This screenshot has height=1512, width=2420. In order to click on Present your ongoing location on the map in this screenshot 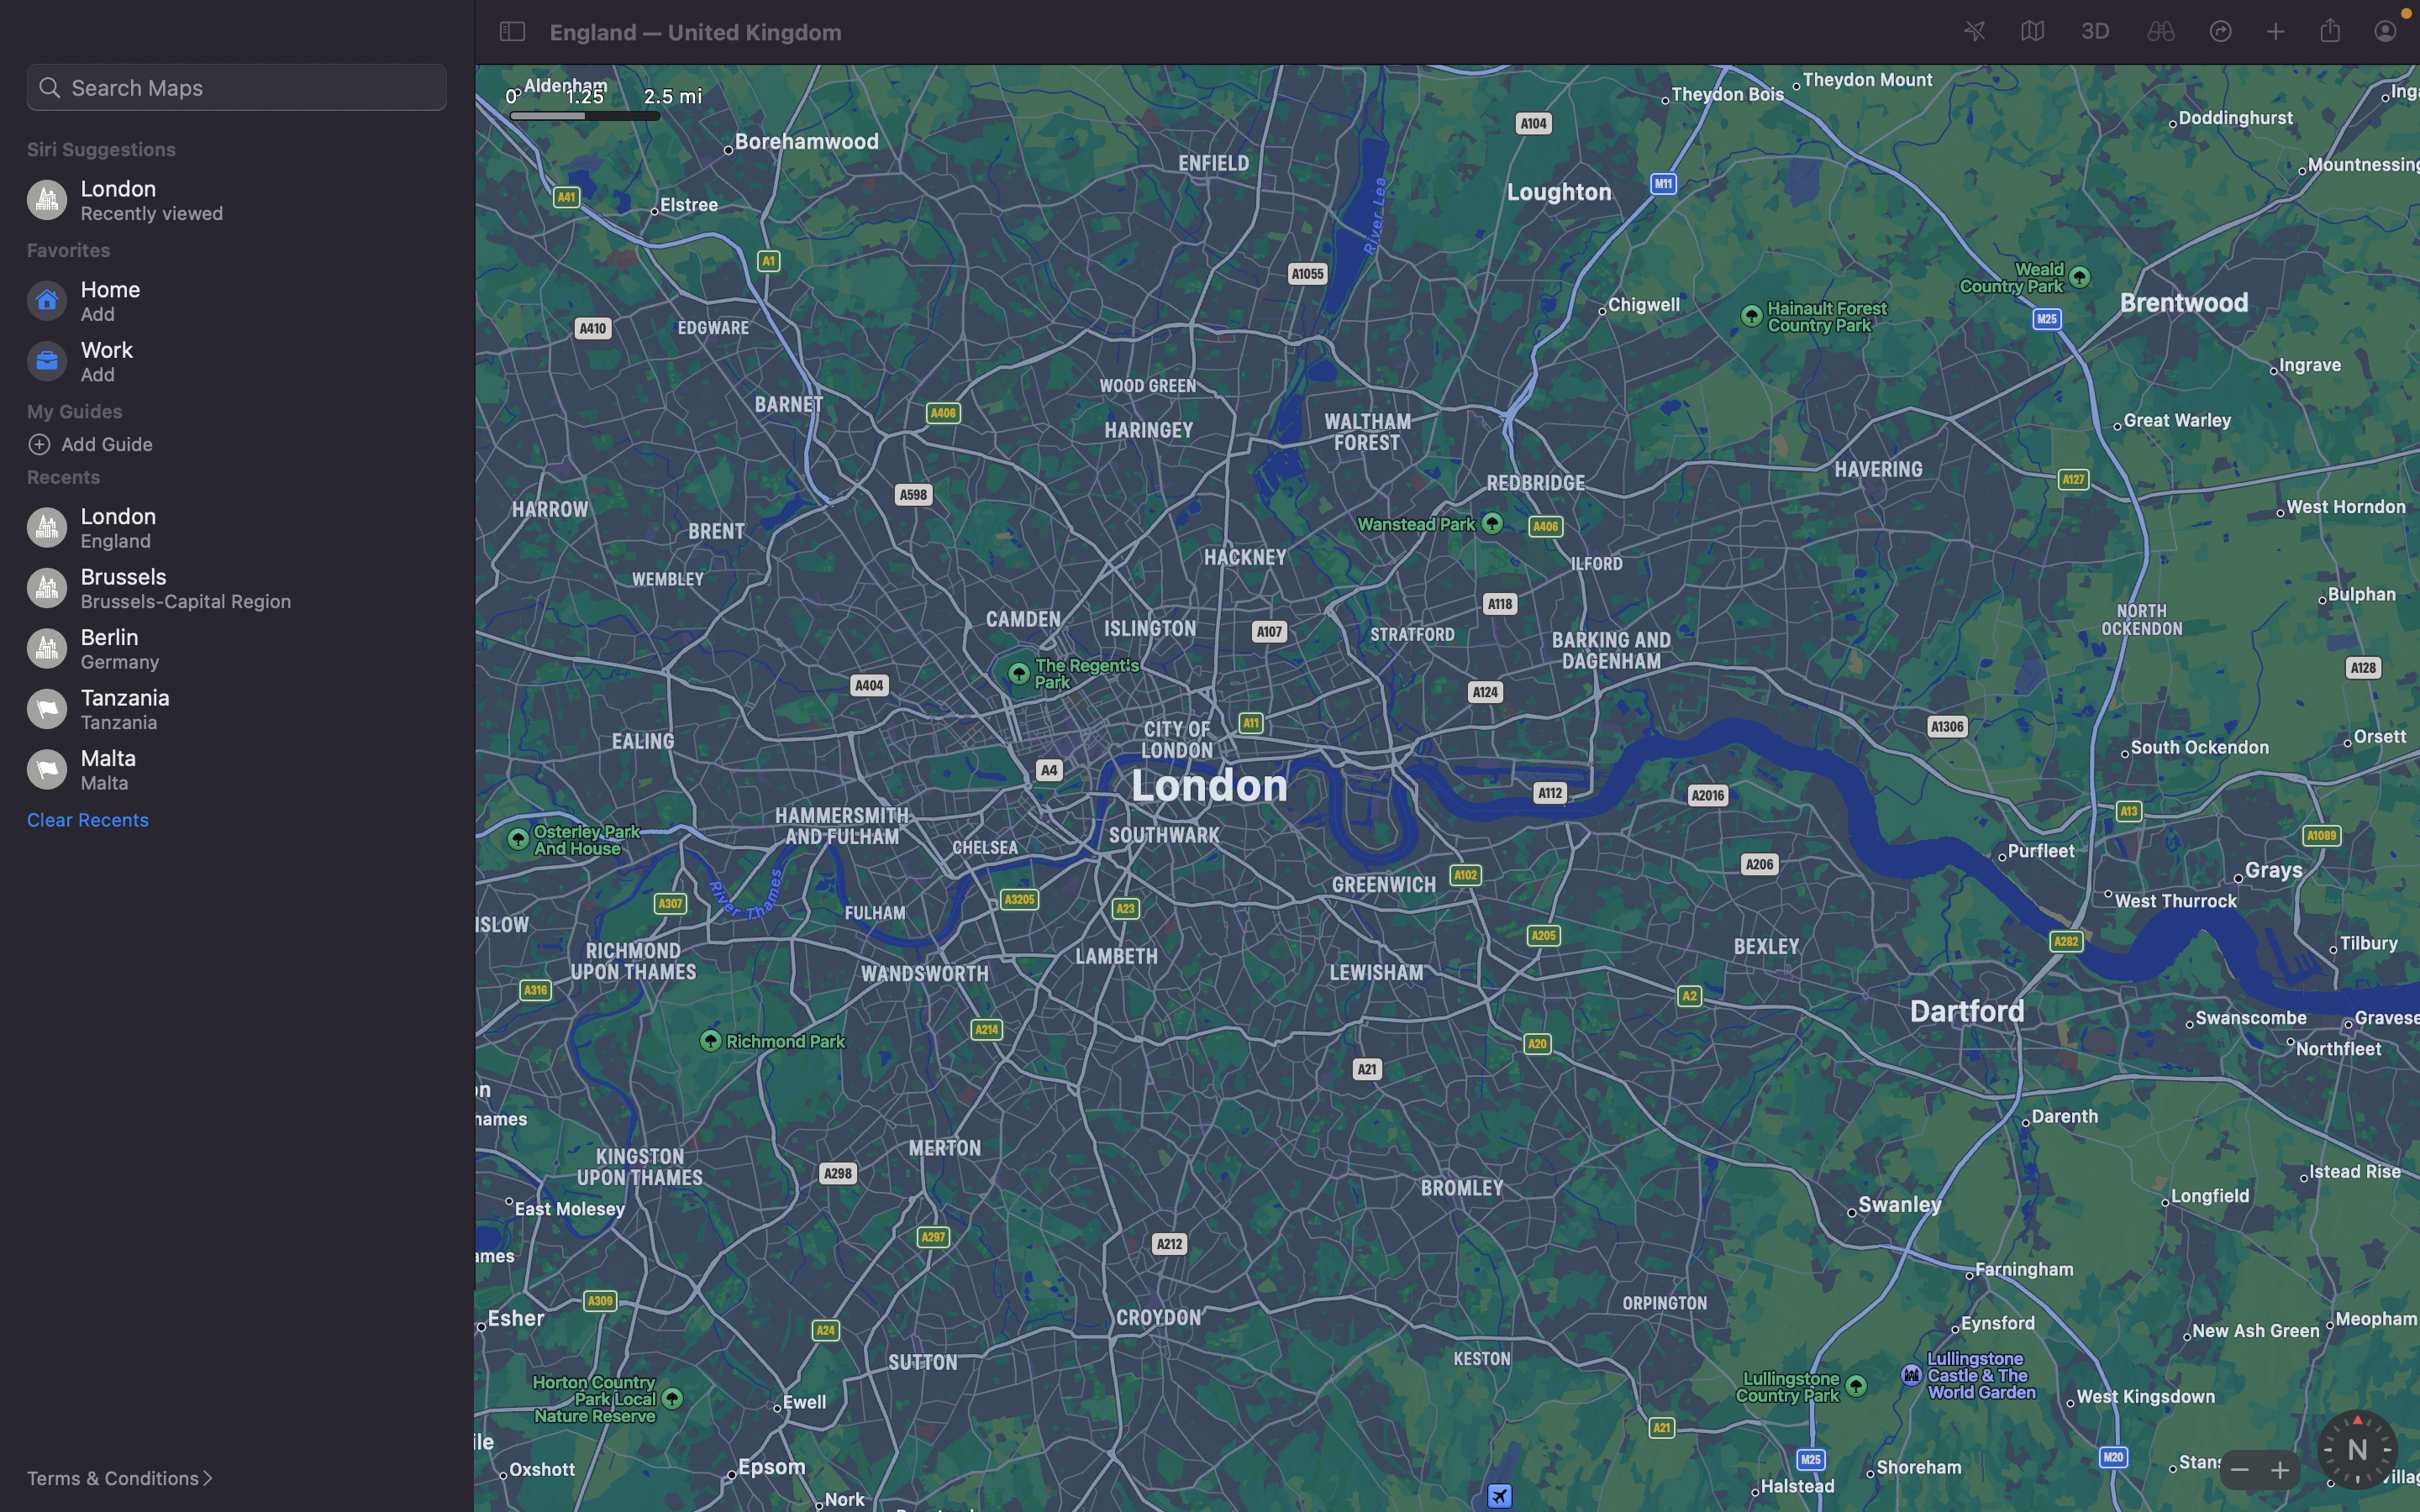, I will do `click(1975, 32)`.